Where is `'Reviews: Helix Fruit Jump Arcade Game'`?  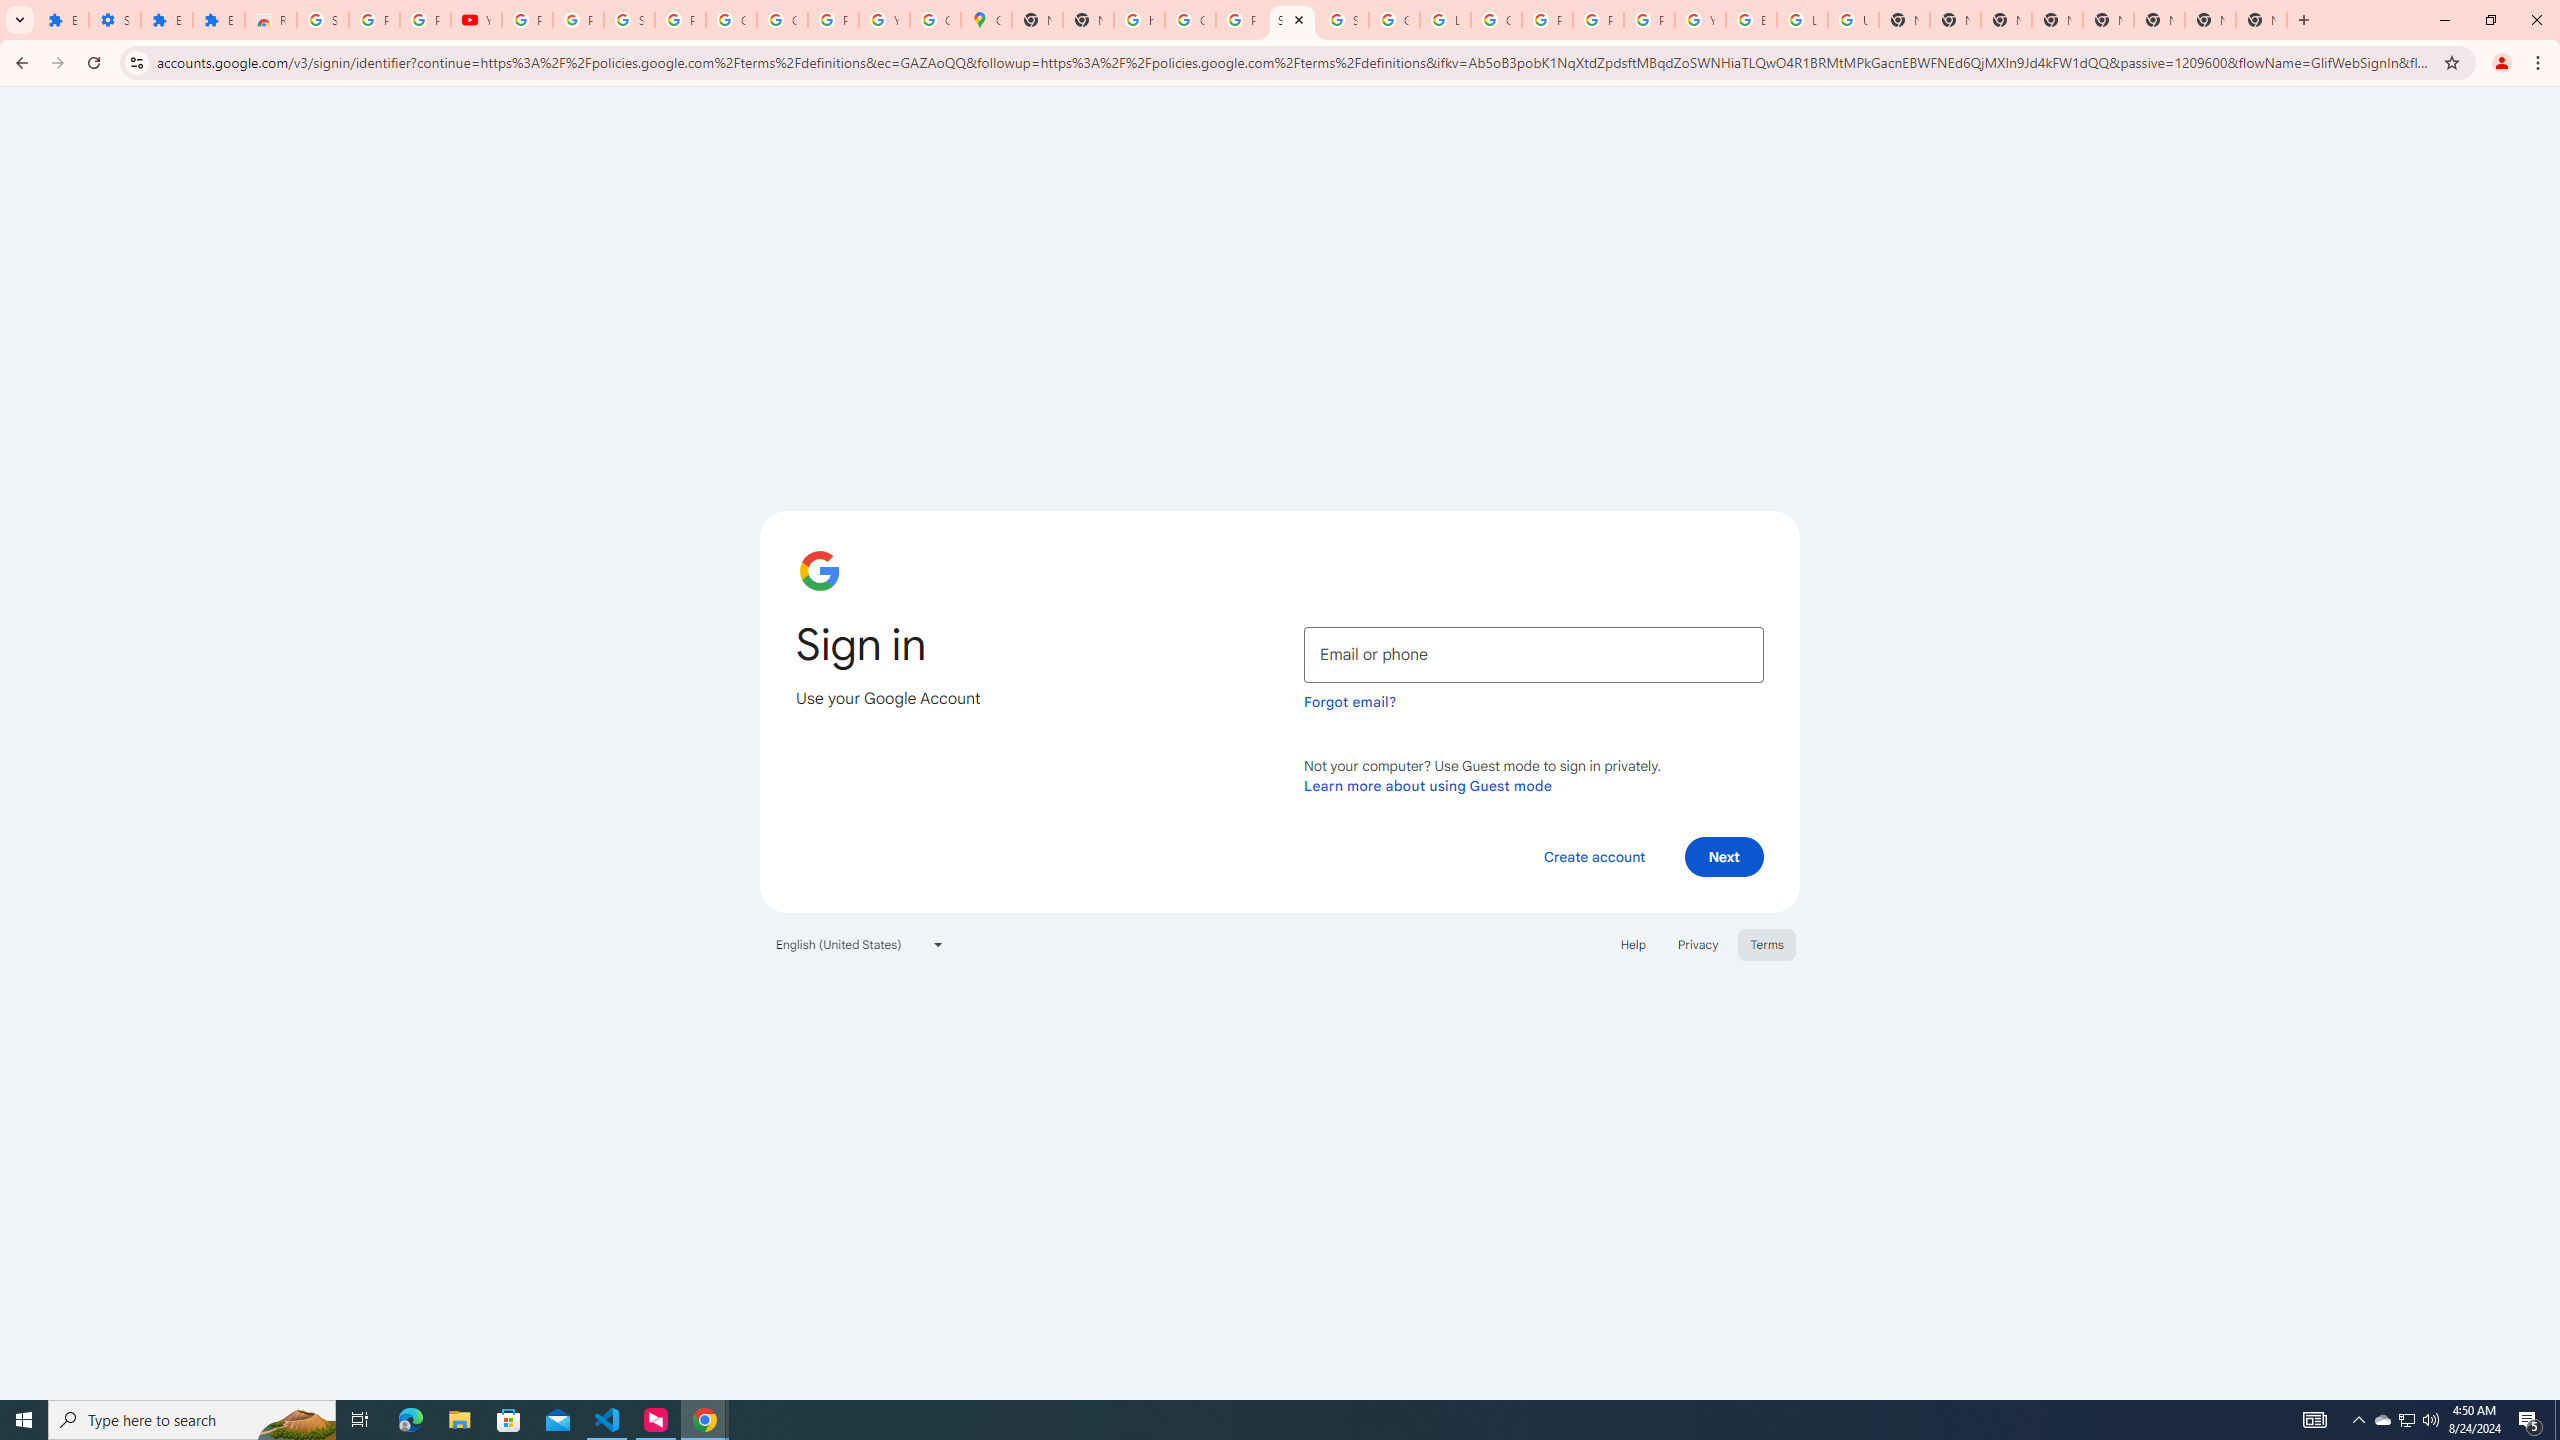 'Reviews: Helix Fruit Jump Arcade Game' is located at coordinates (270, 19).